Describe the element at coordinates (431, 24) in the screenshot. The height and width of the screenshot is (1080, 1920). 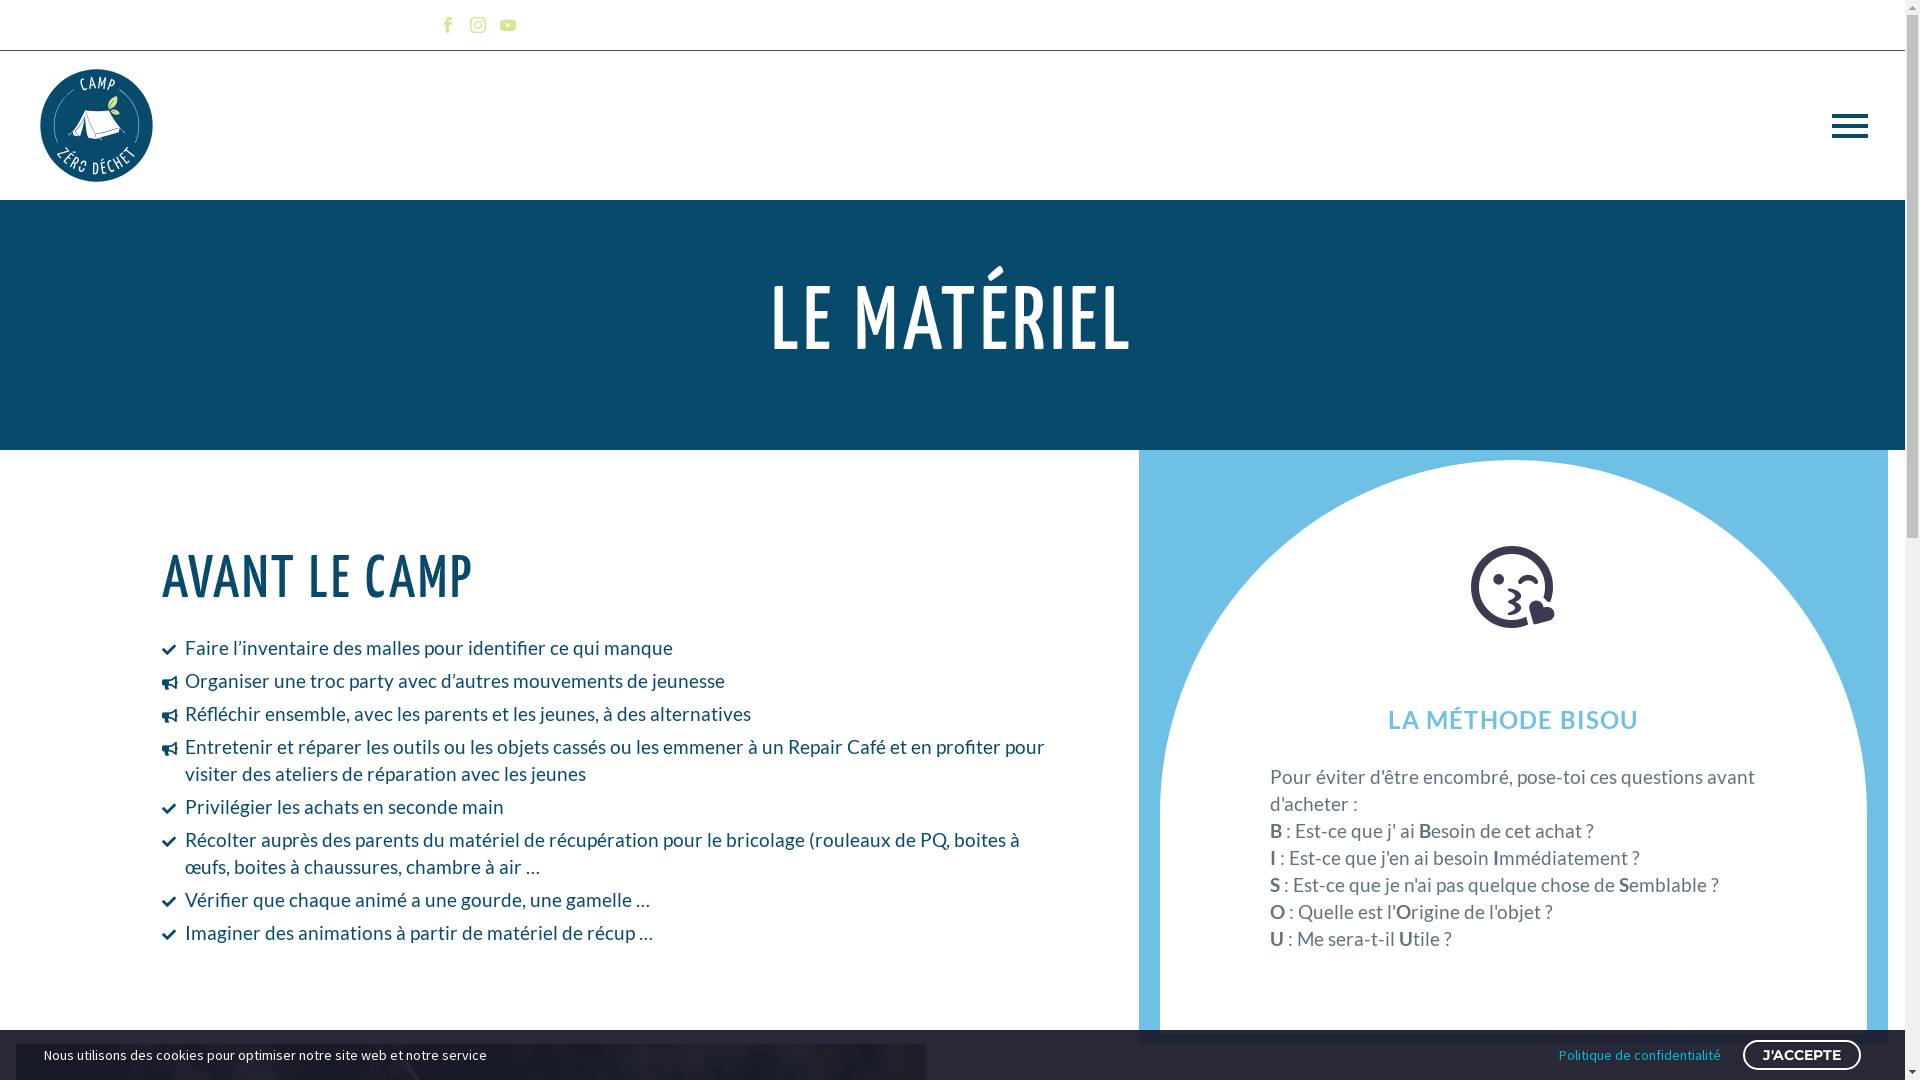
I see `'Facebook'` at that location.